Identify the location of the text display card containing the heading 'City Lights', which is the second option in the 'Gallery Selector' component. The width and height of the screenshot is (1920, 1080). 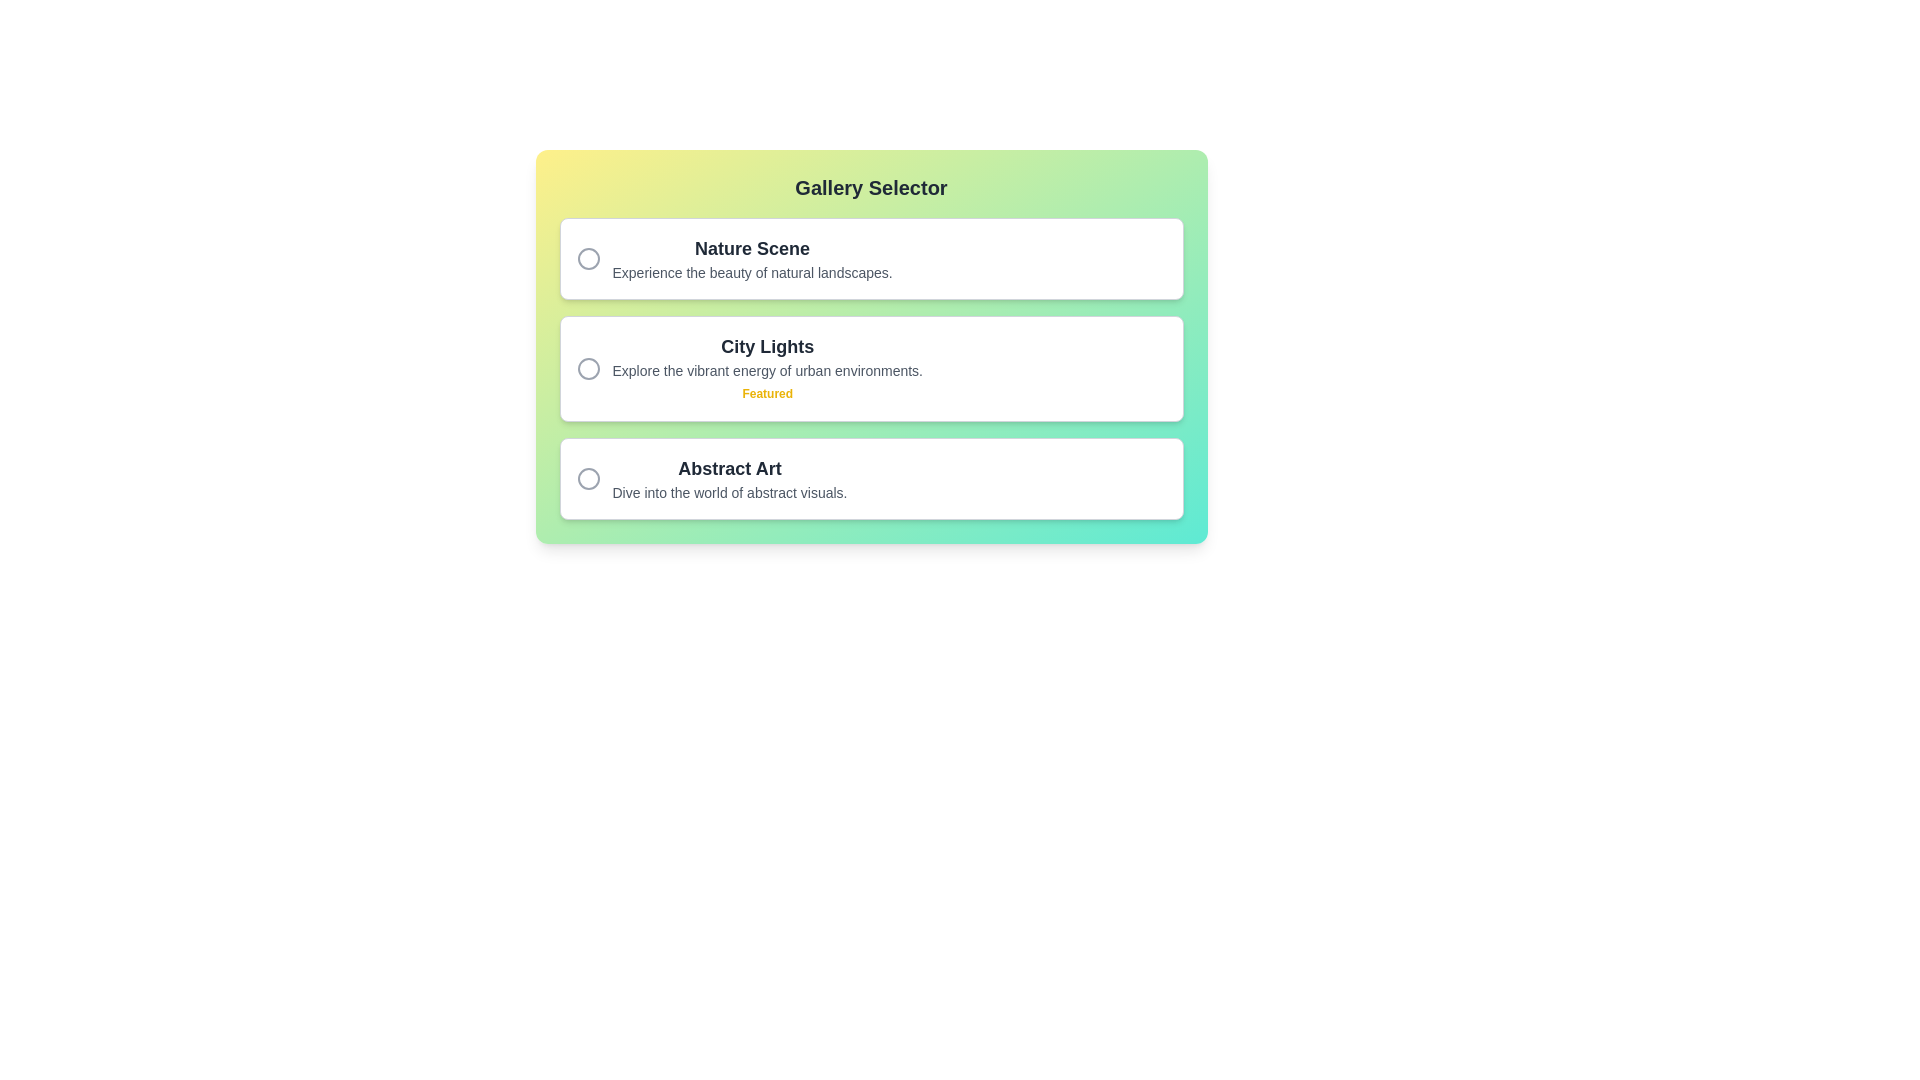
(766, 369).